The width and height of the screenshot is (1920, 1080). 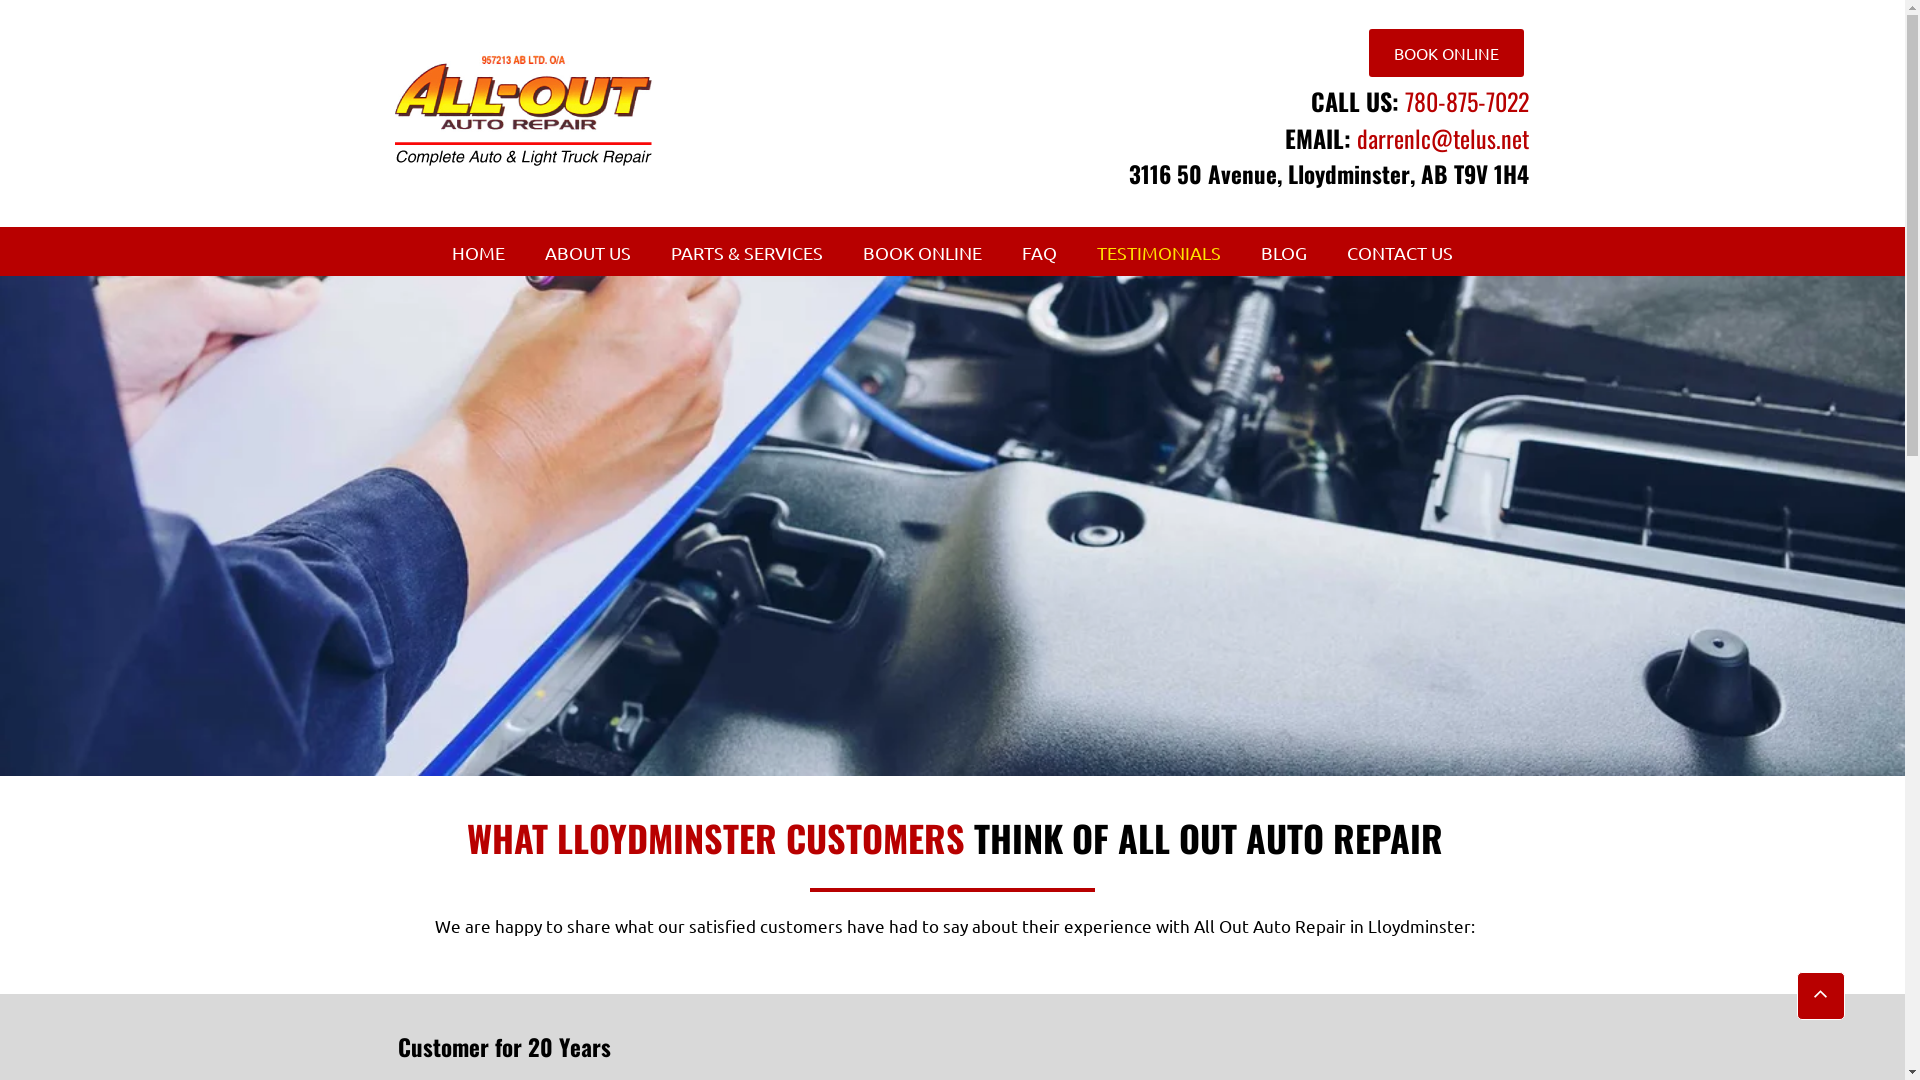 I want to click on 'BLOG', so click(x=1283, y=252).